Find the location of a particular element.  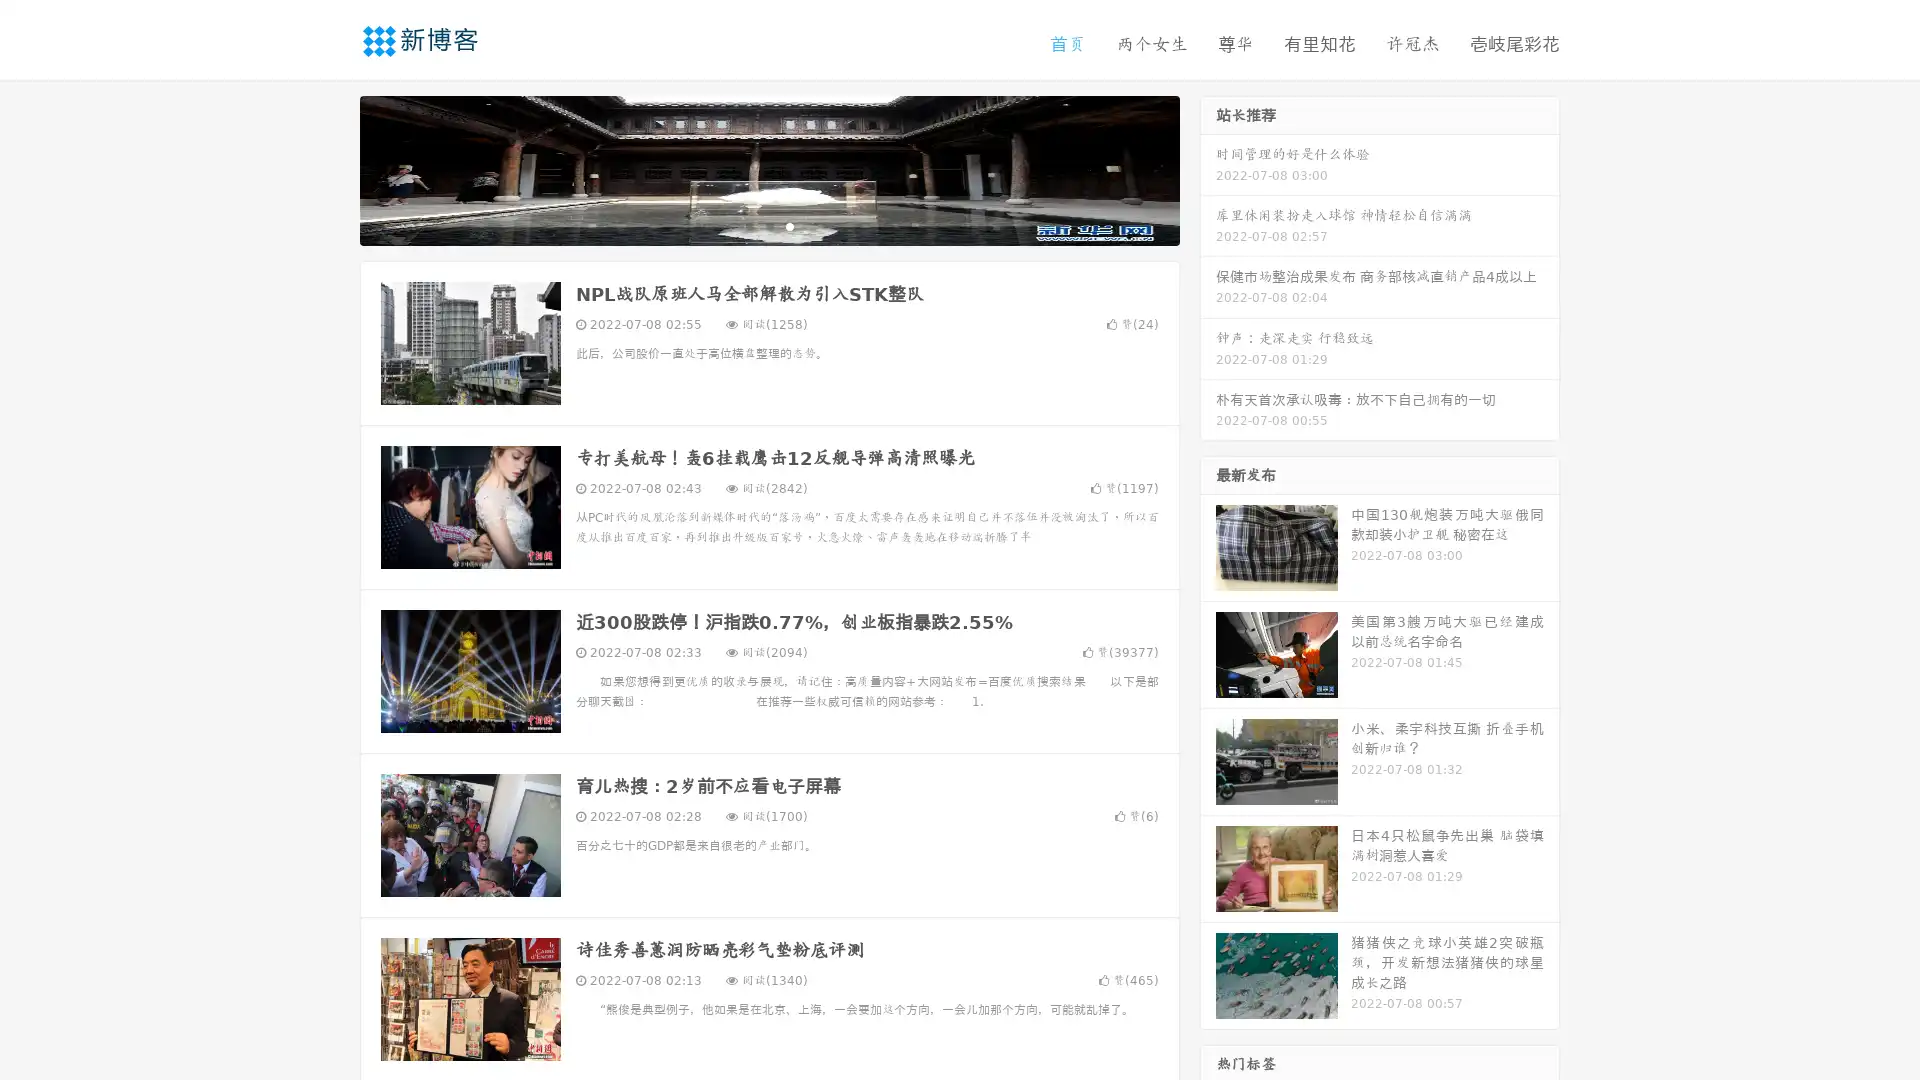

Next slide is located at coordinates (1208, 168).